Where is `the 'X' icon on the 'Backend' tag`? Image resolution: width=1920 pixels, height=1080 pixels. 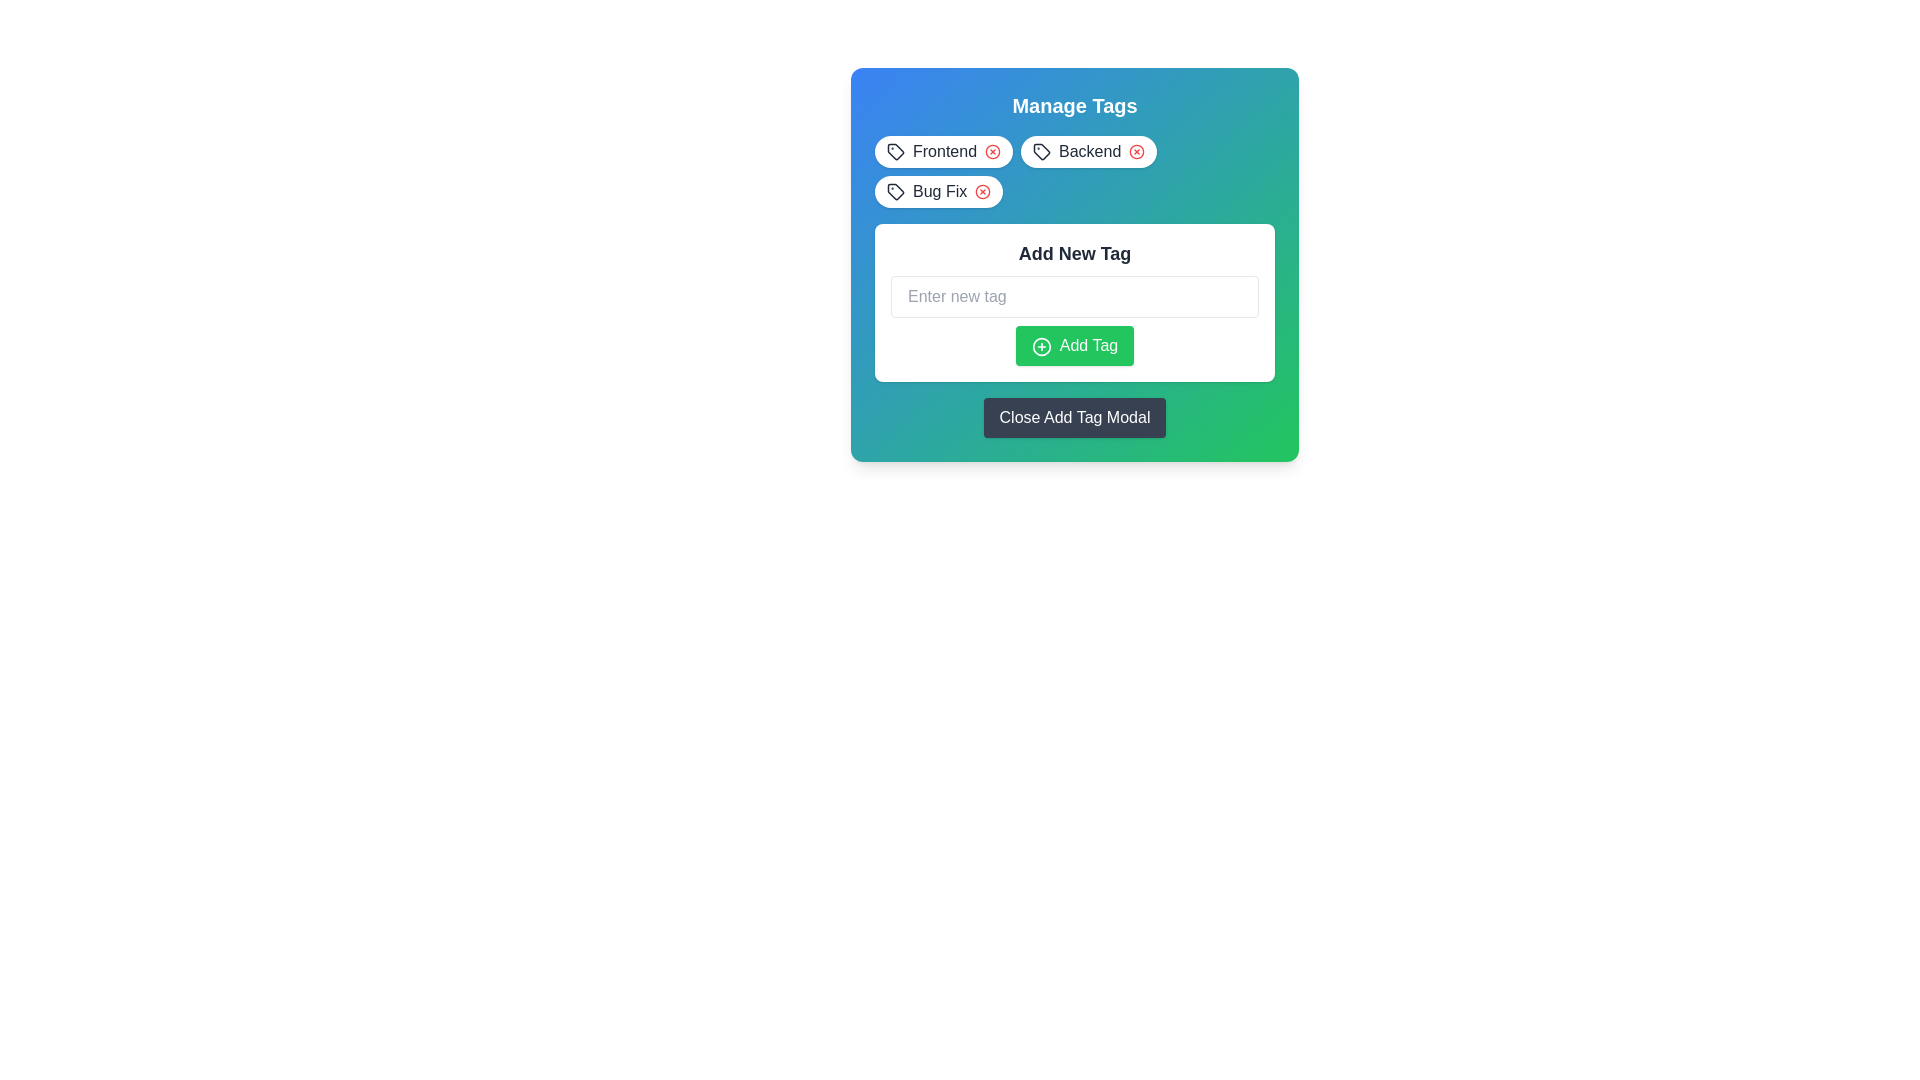 the 'X' icon on the 'Backend' tag is located at coordinates (1088, 150).